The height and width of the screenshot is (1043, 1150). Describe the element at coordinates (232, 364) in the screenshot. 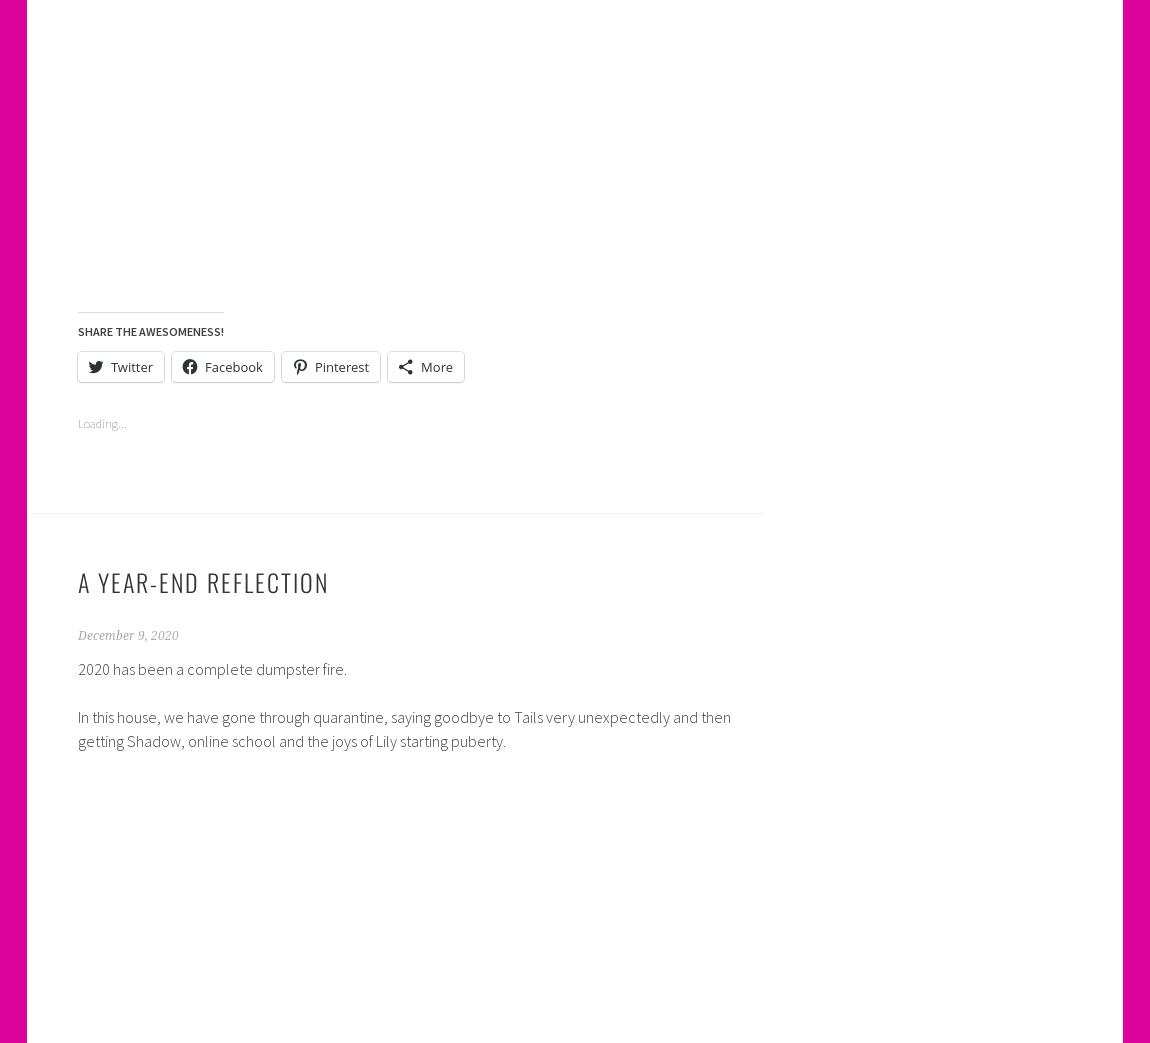

I see `'Facebook'` at that location.